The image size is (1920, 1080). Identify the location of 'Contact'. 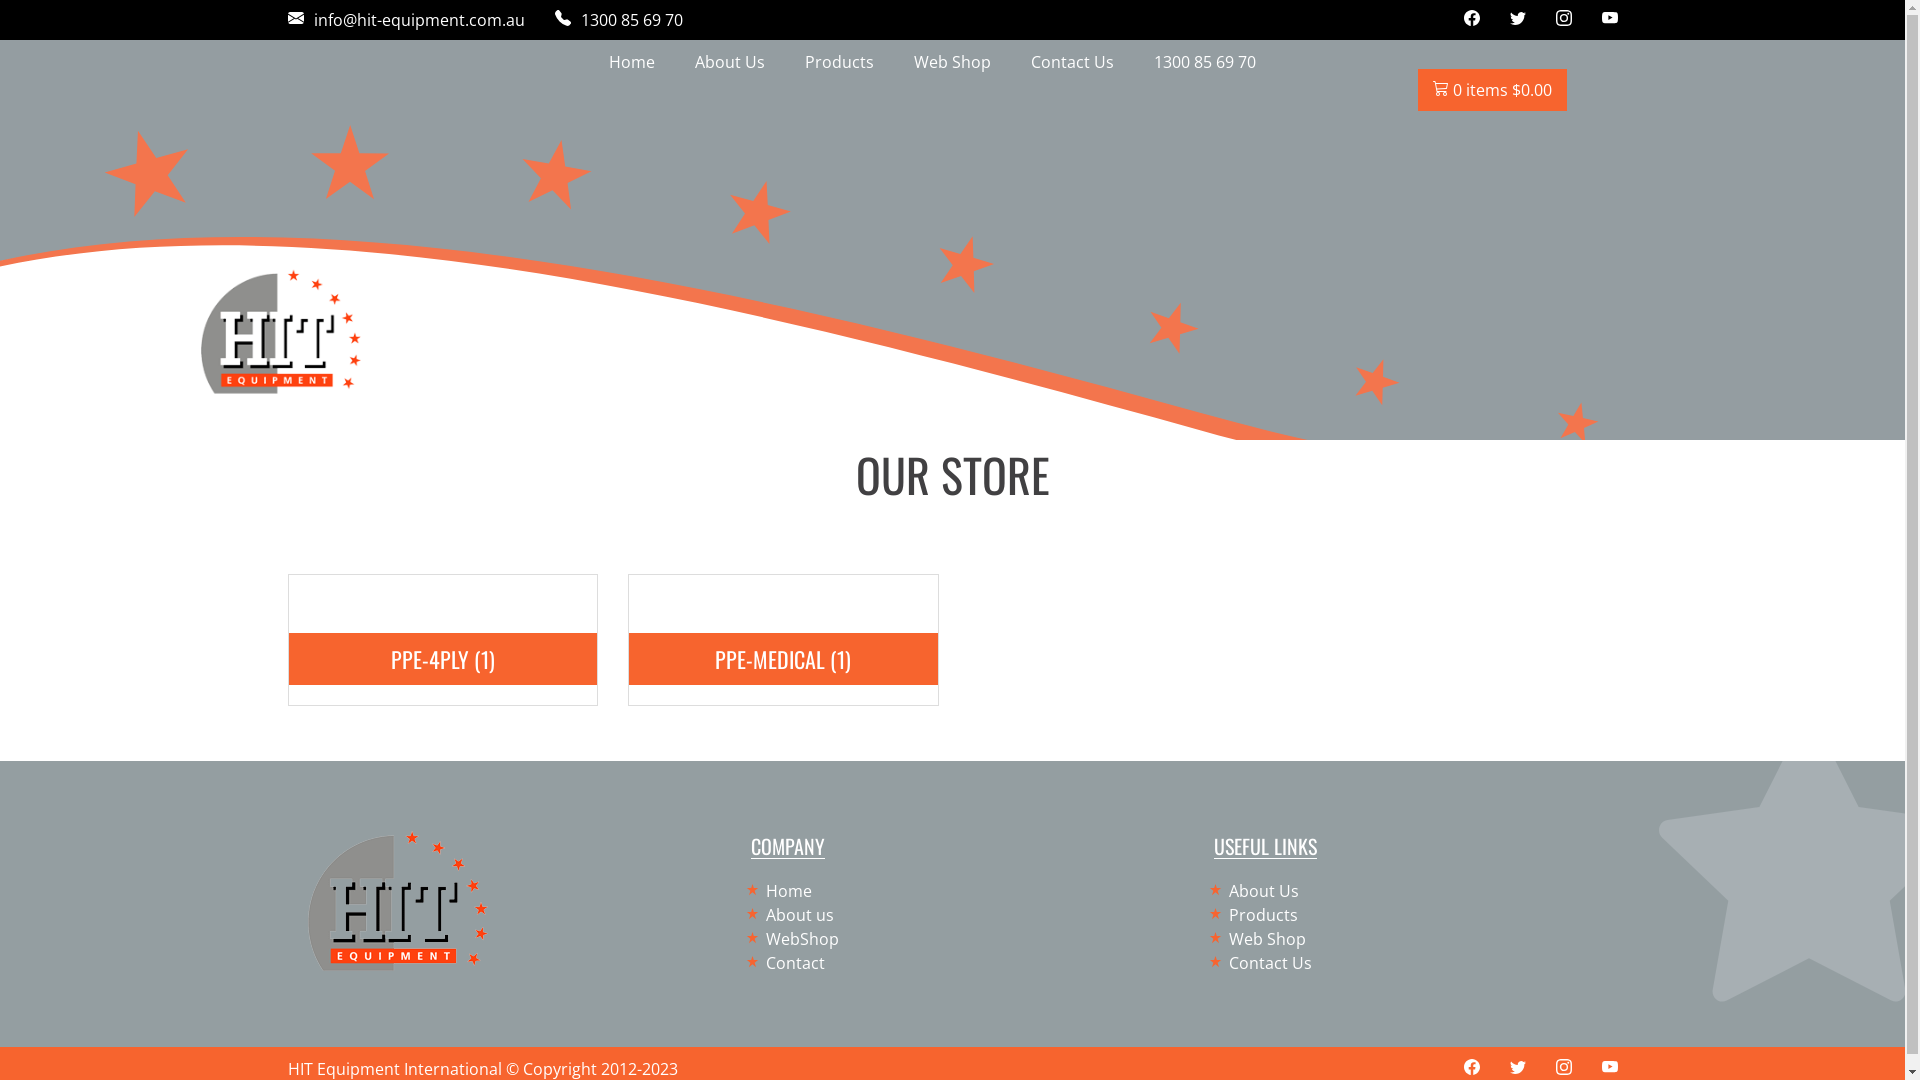
(786, 962).